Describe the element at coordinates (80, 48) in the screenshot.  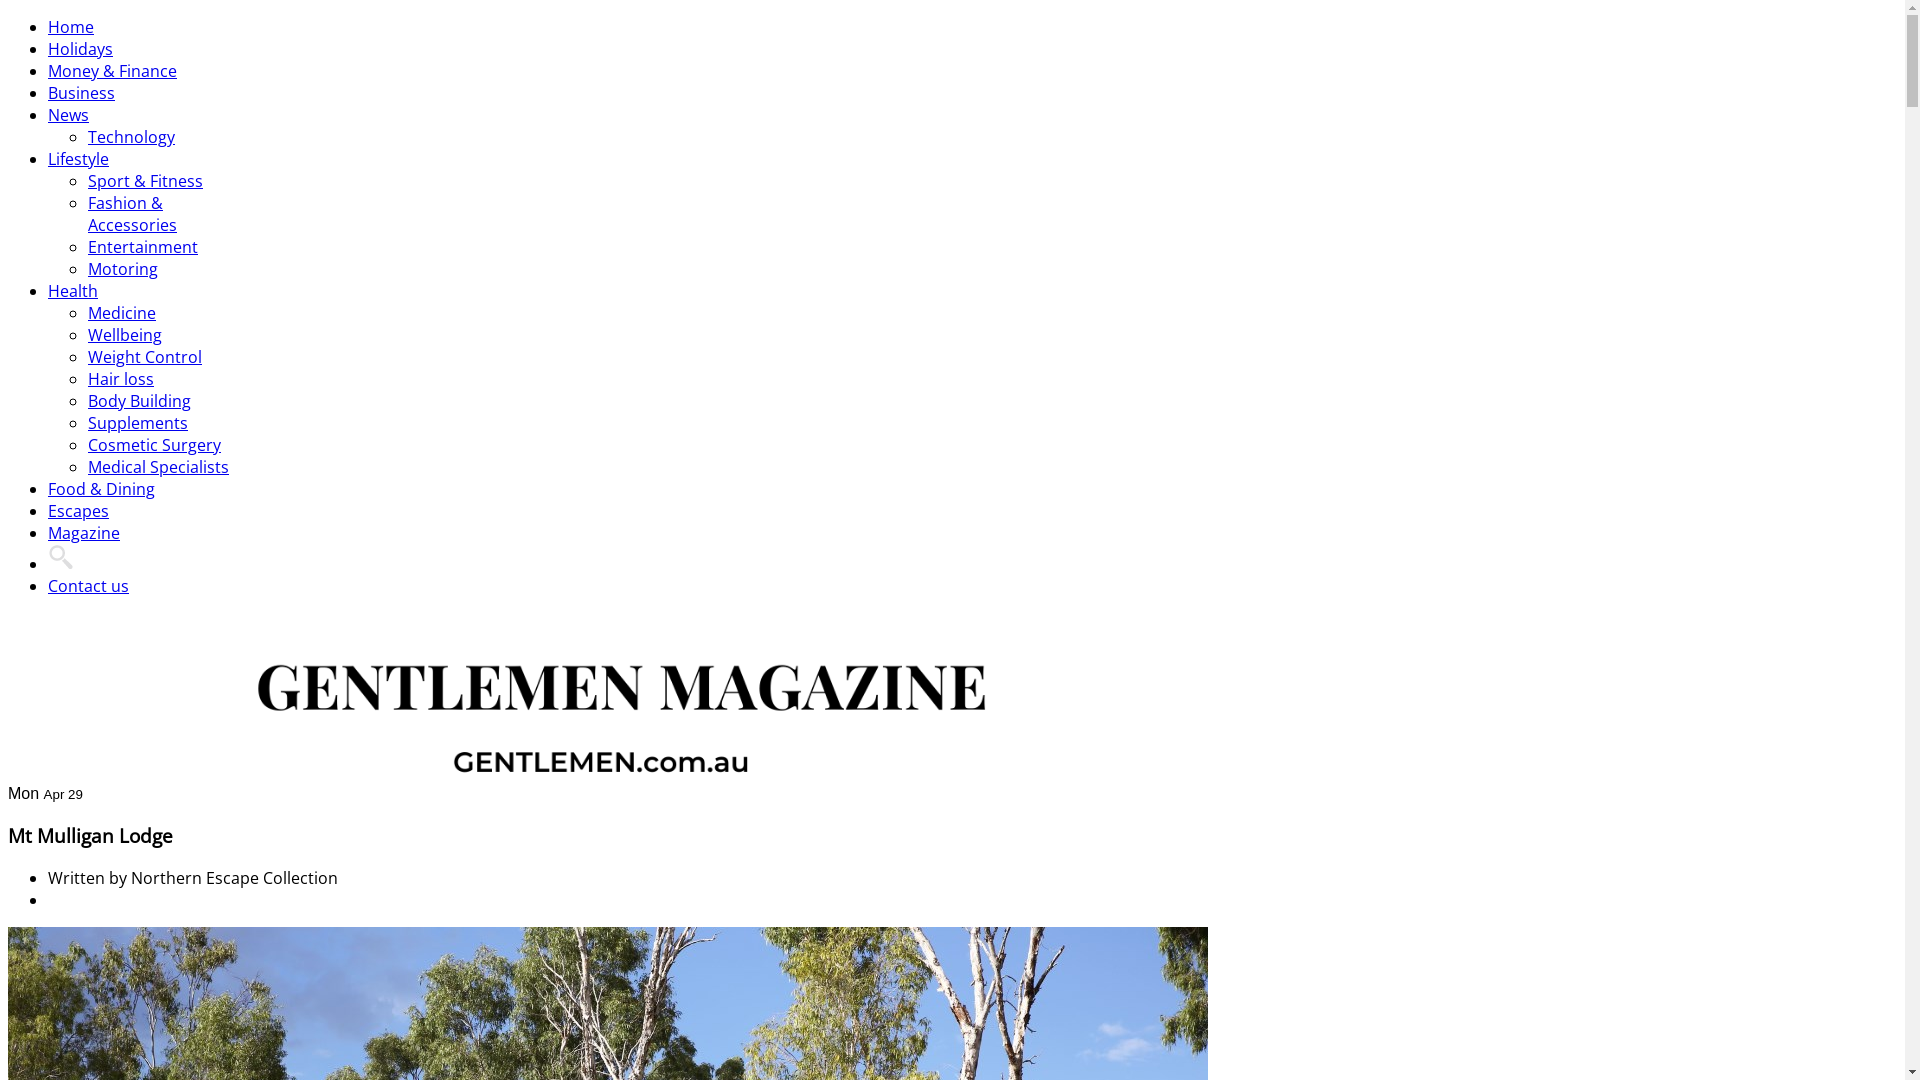
I see `'Holidays'` at that location.